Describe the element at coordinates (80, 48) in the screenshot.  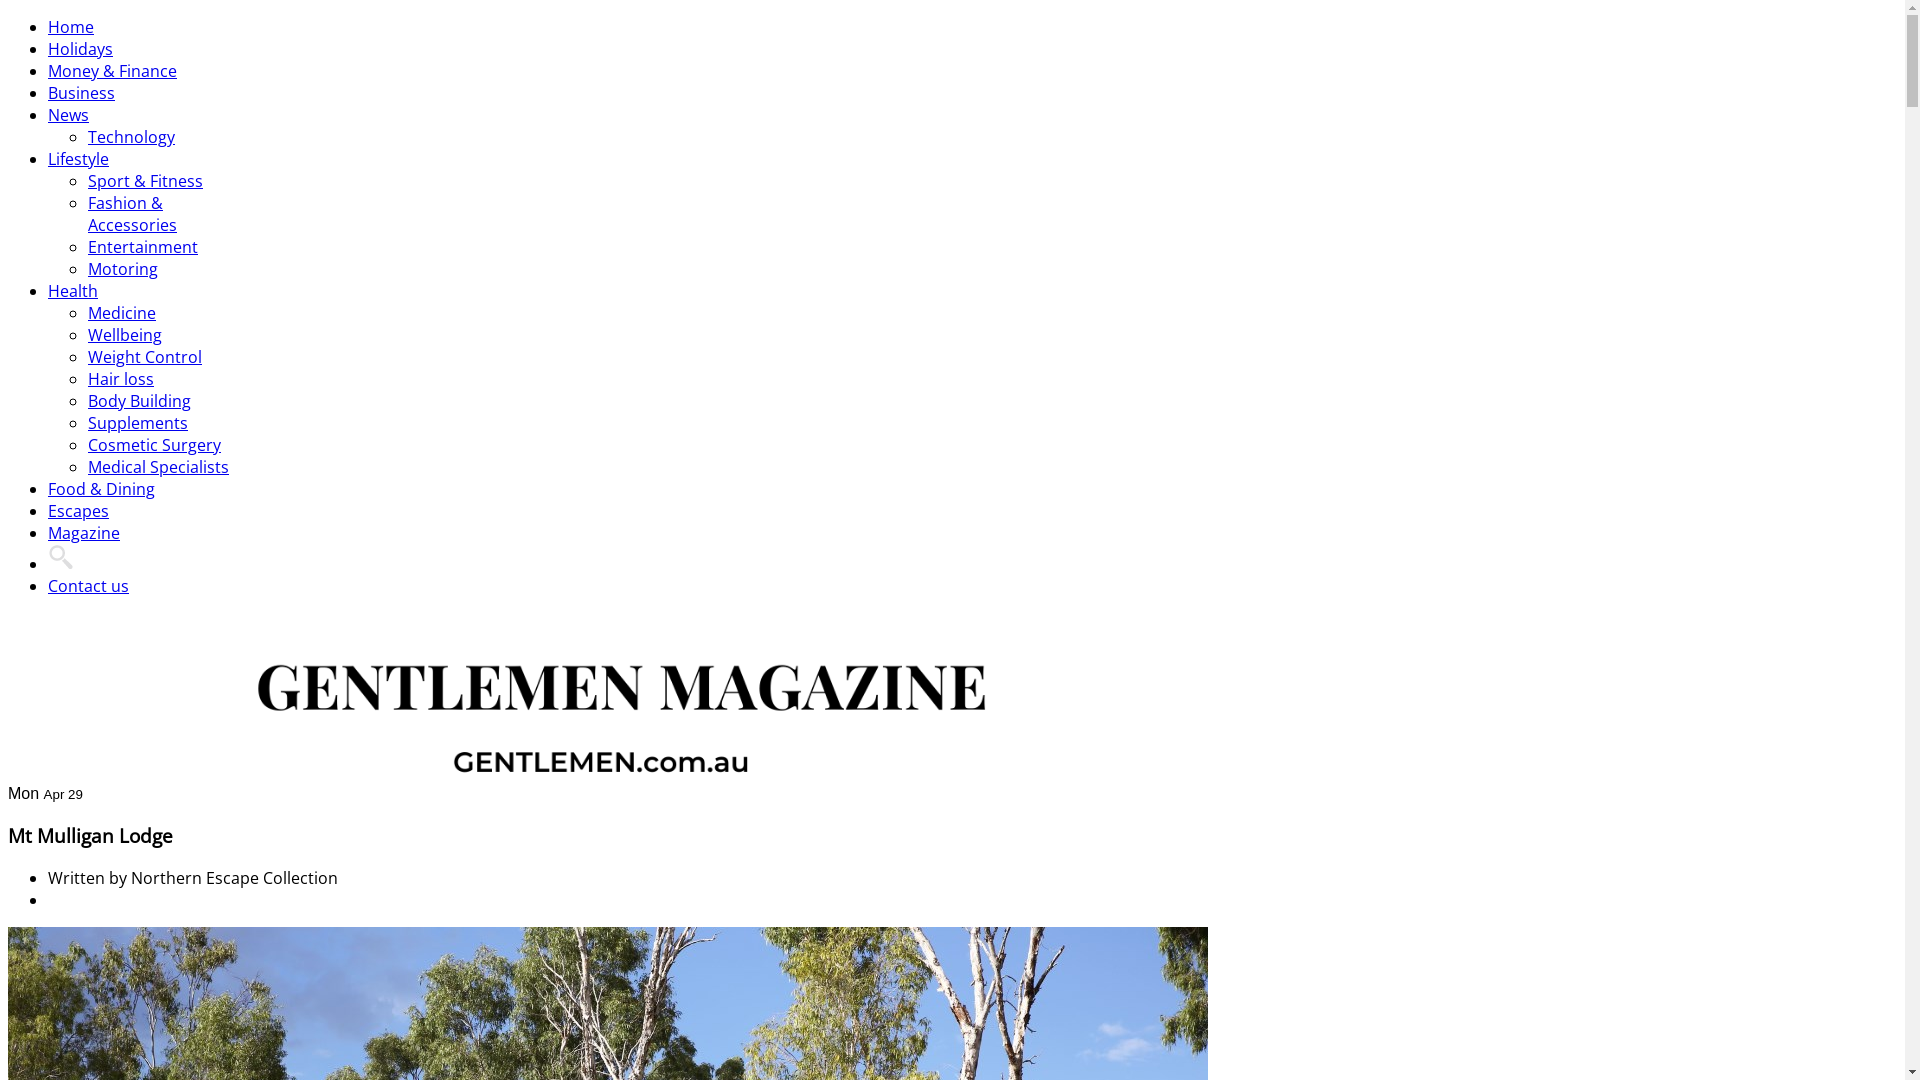
I see `'Holidays'` at that location.